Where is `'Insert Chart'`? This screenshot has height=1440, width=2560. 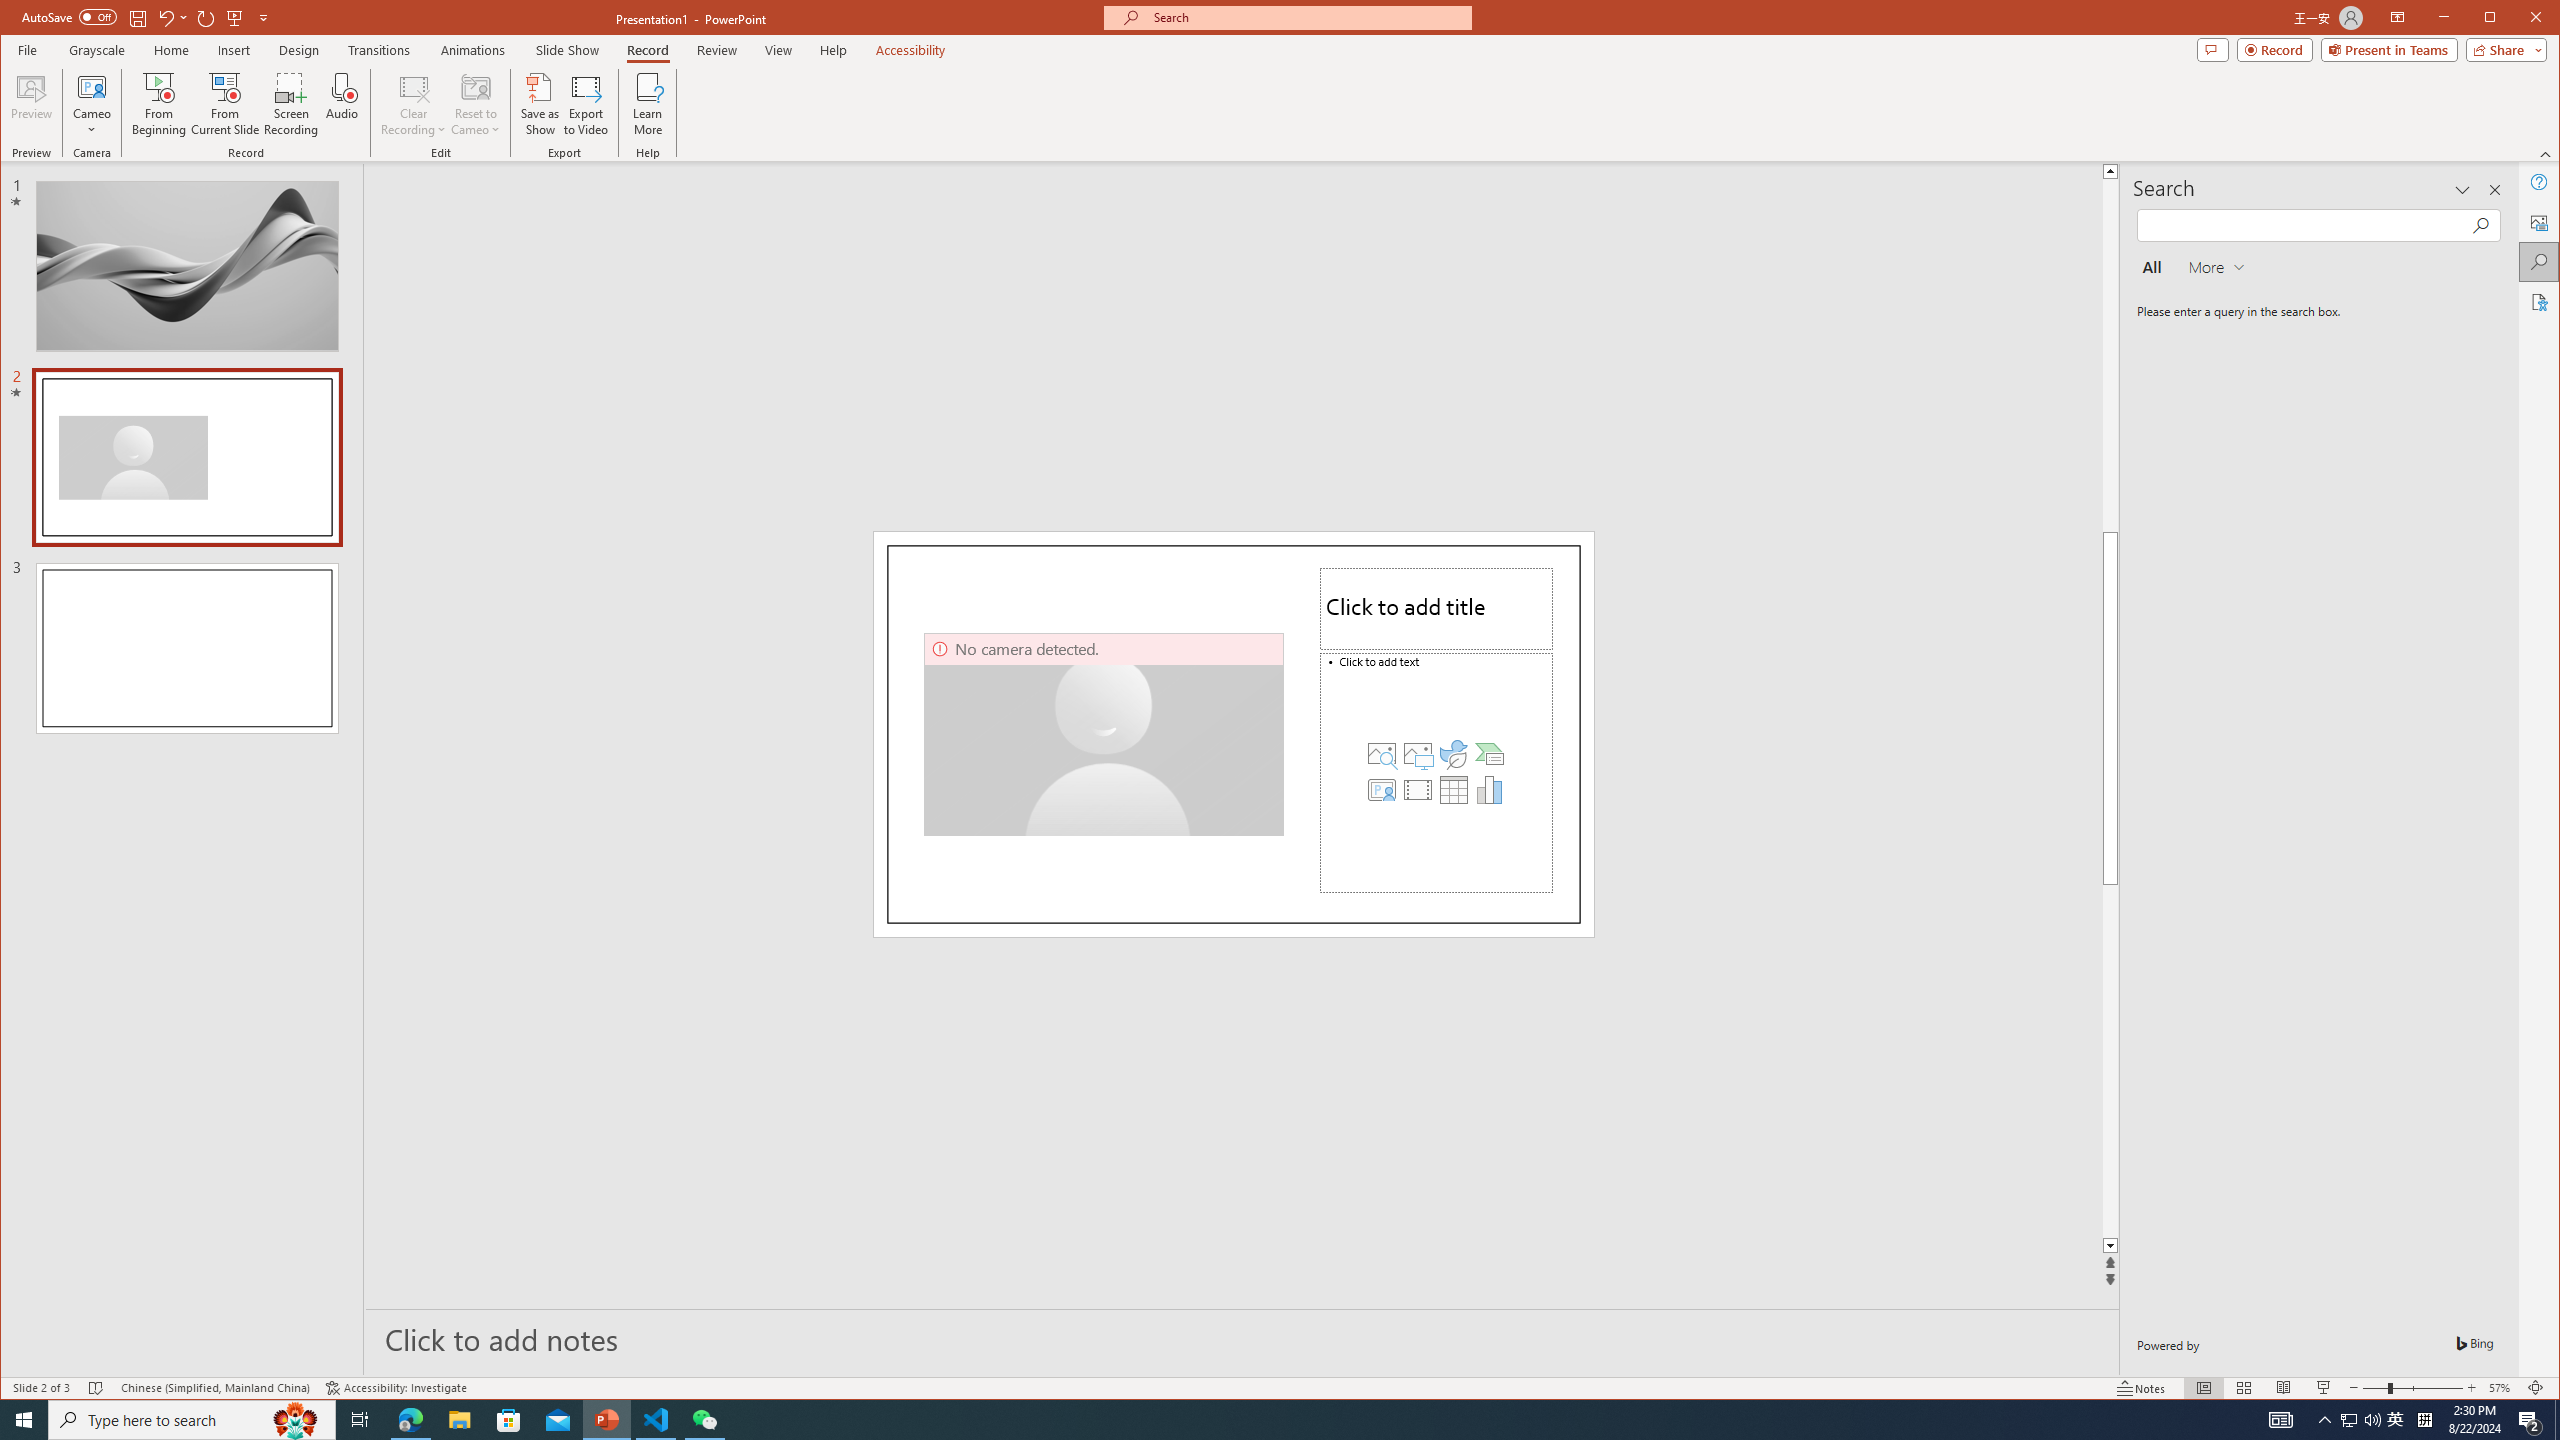
'Insert Chart' is located at coordinates (1488, 789).